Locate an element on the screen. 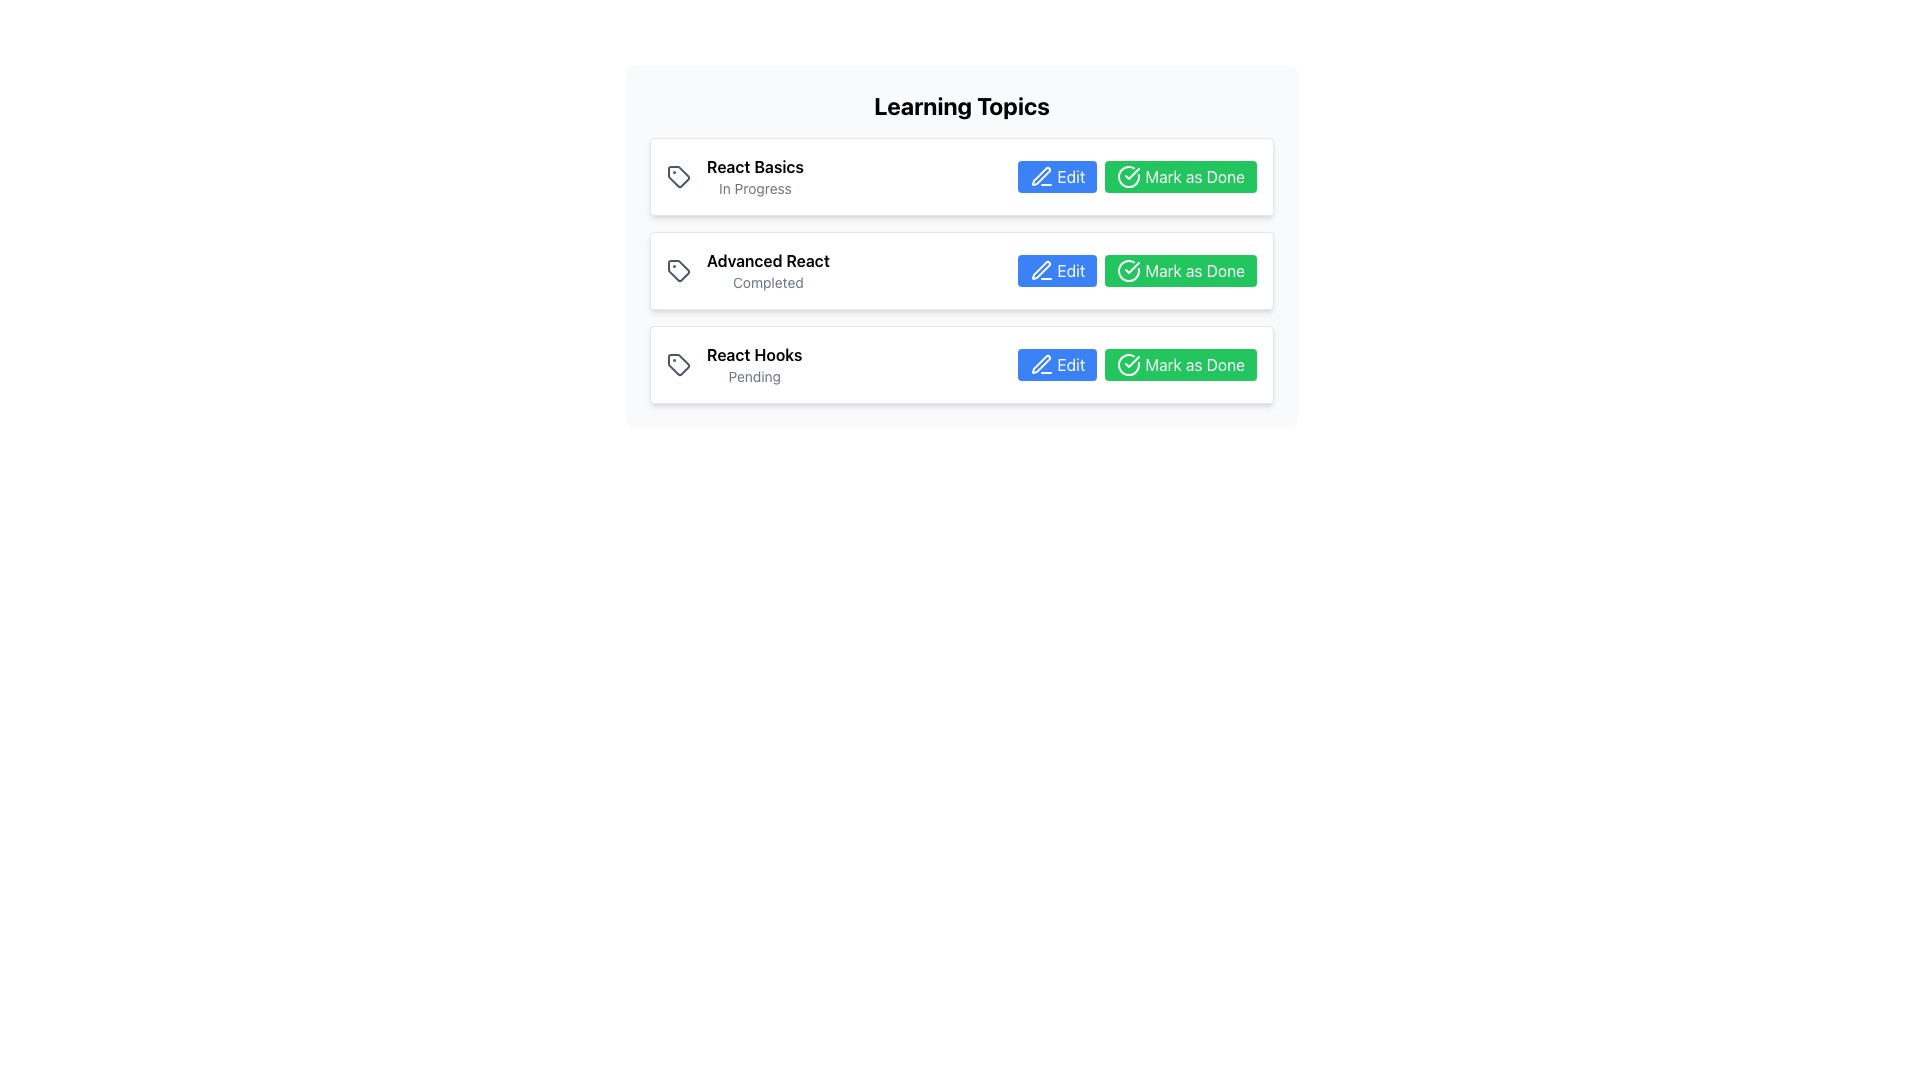 The height and width of the screenshot is (1080, 1920). the icon inside the green button labeled 'Mark as Done', which is positioned to the right of the 'Edit' button in the first row of tasks is located at coordinates (1129, 176).